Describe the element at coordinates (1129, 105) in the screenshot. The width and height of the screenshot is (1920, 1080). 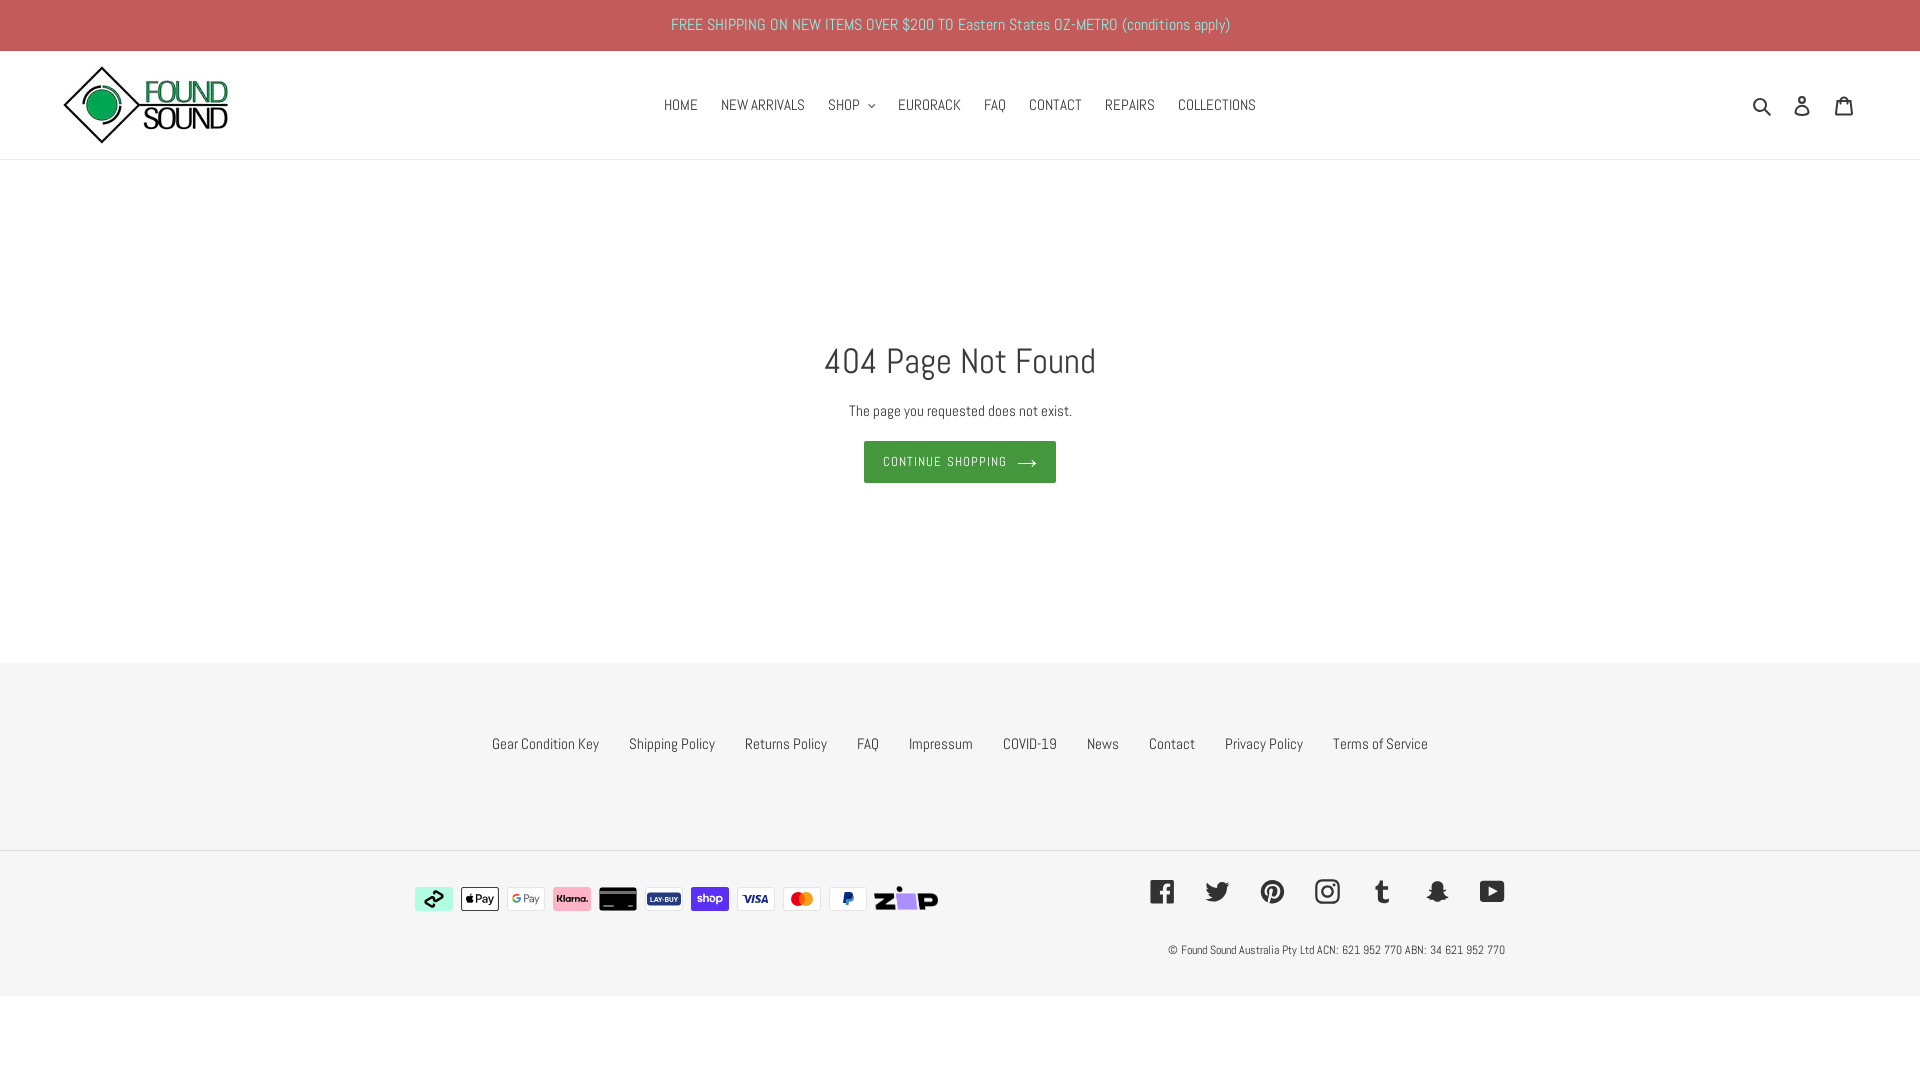
I see `'REPAIRS'` at that location.